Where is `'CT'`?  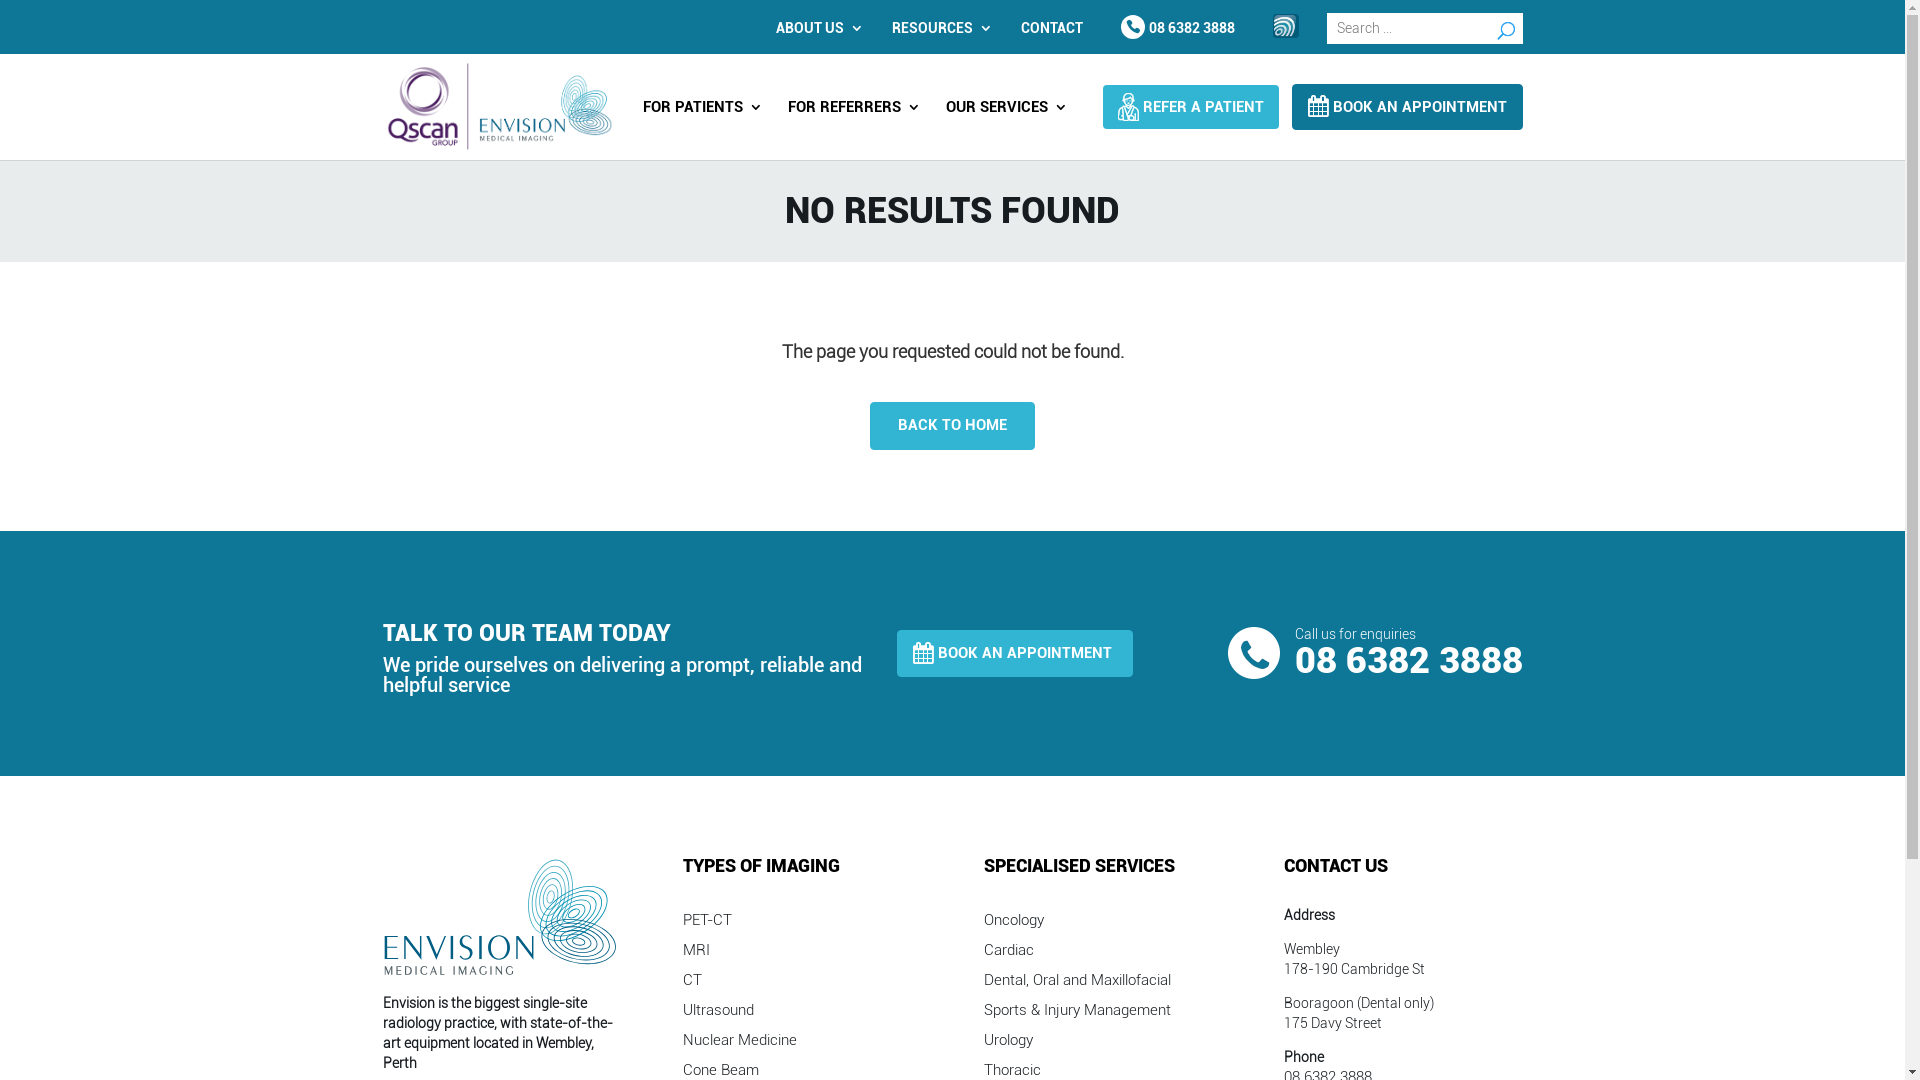
'CT' is located at coordinates (682, 982).